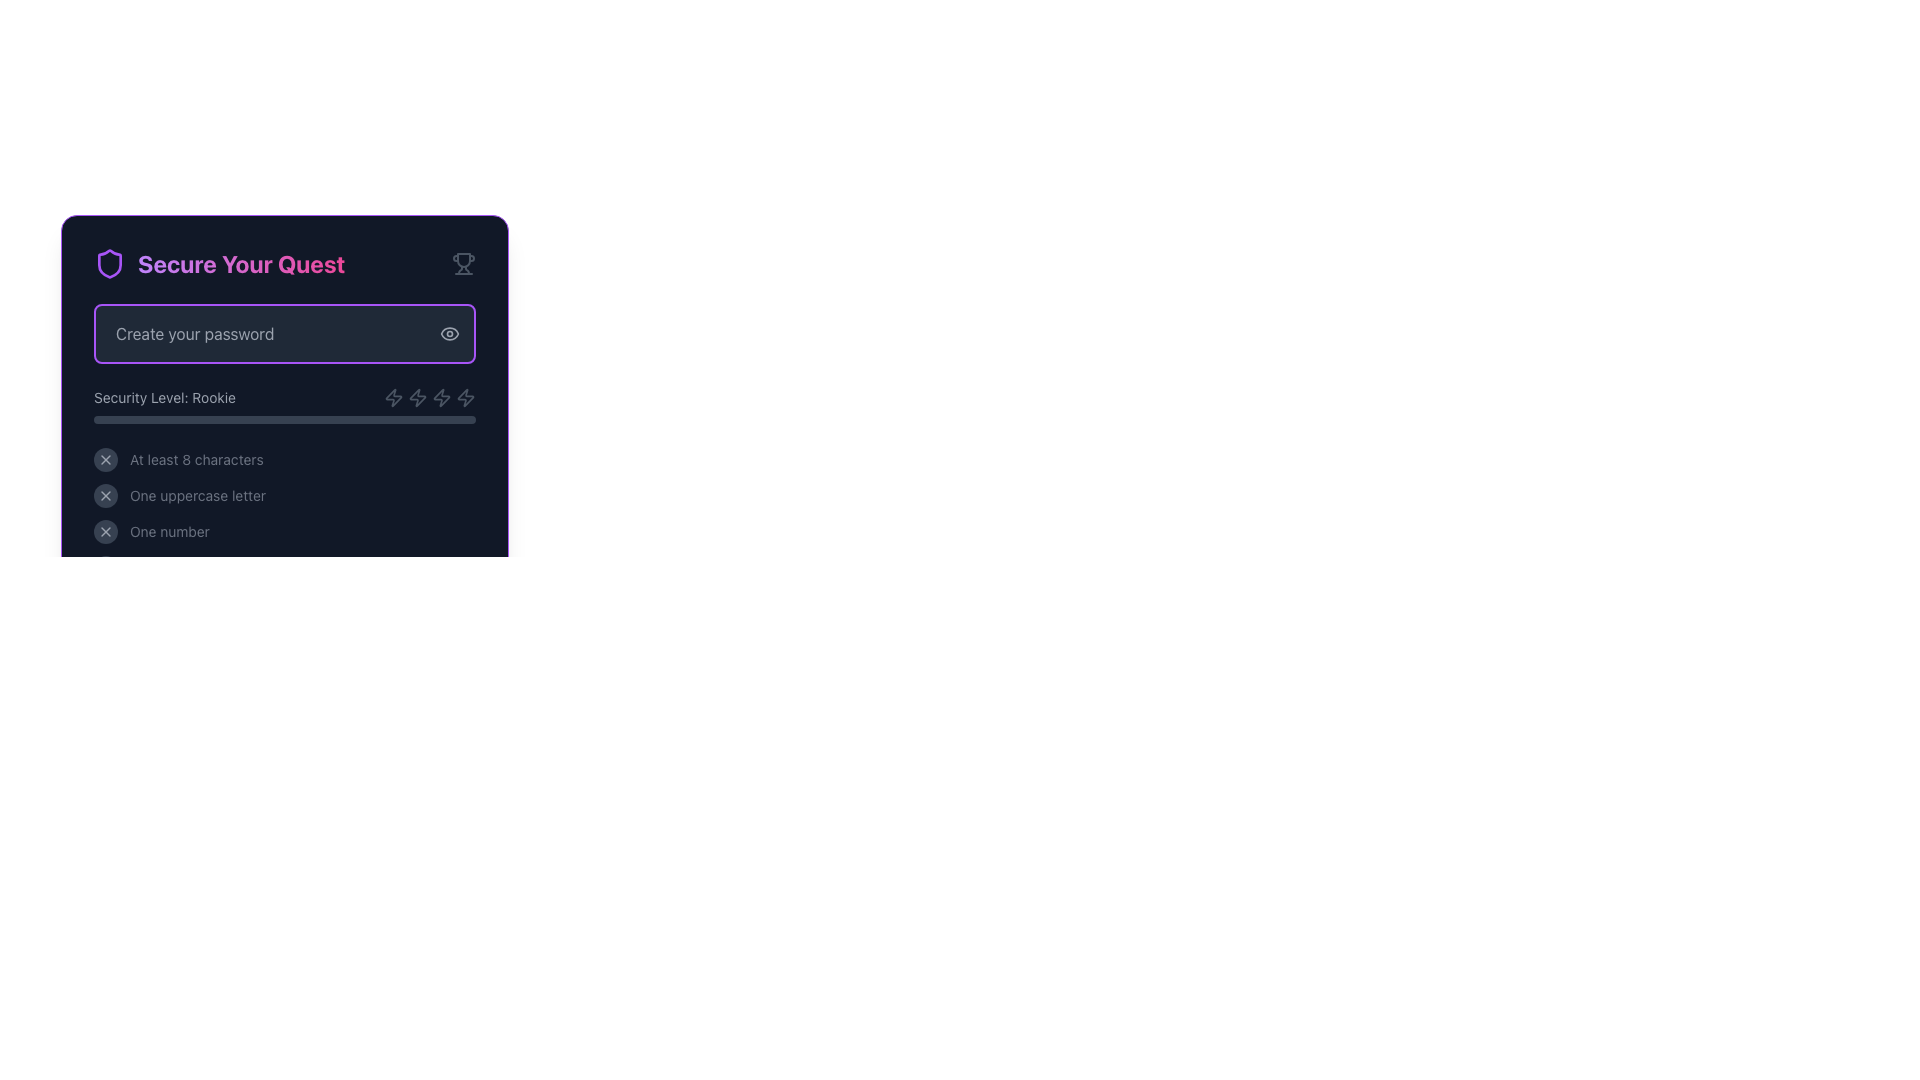  Describe the element at coordinates (440, 397) in the screenshot. I see `the lightning bolt icon with a gray stroke color` at that location.